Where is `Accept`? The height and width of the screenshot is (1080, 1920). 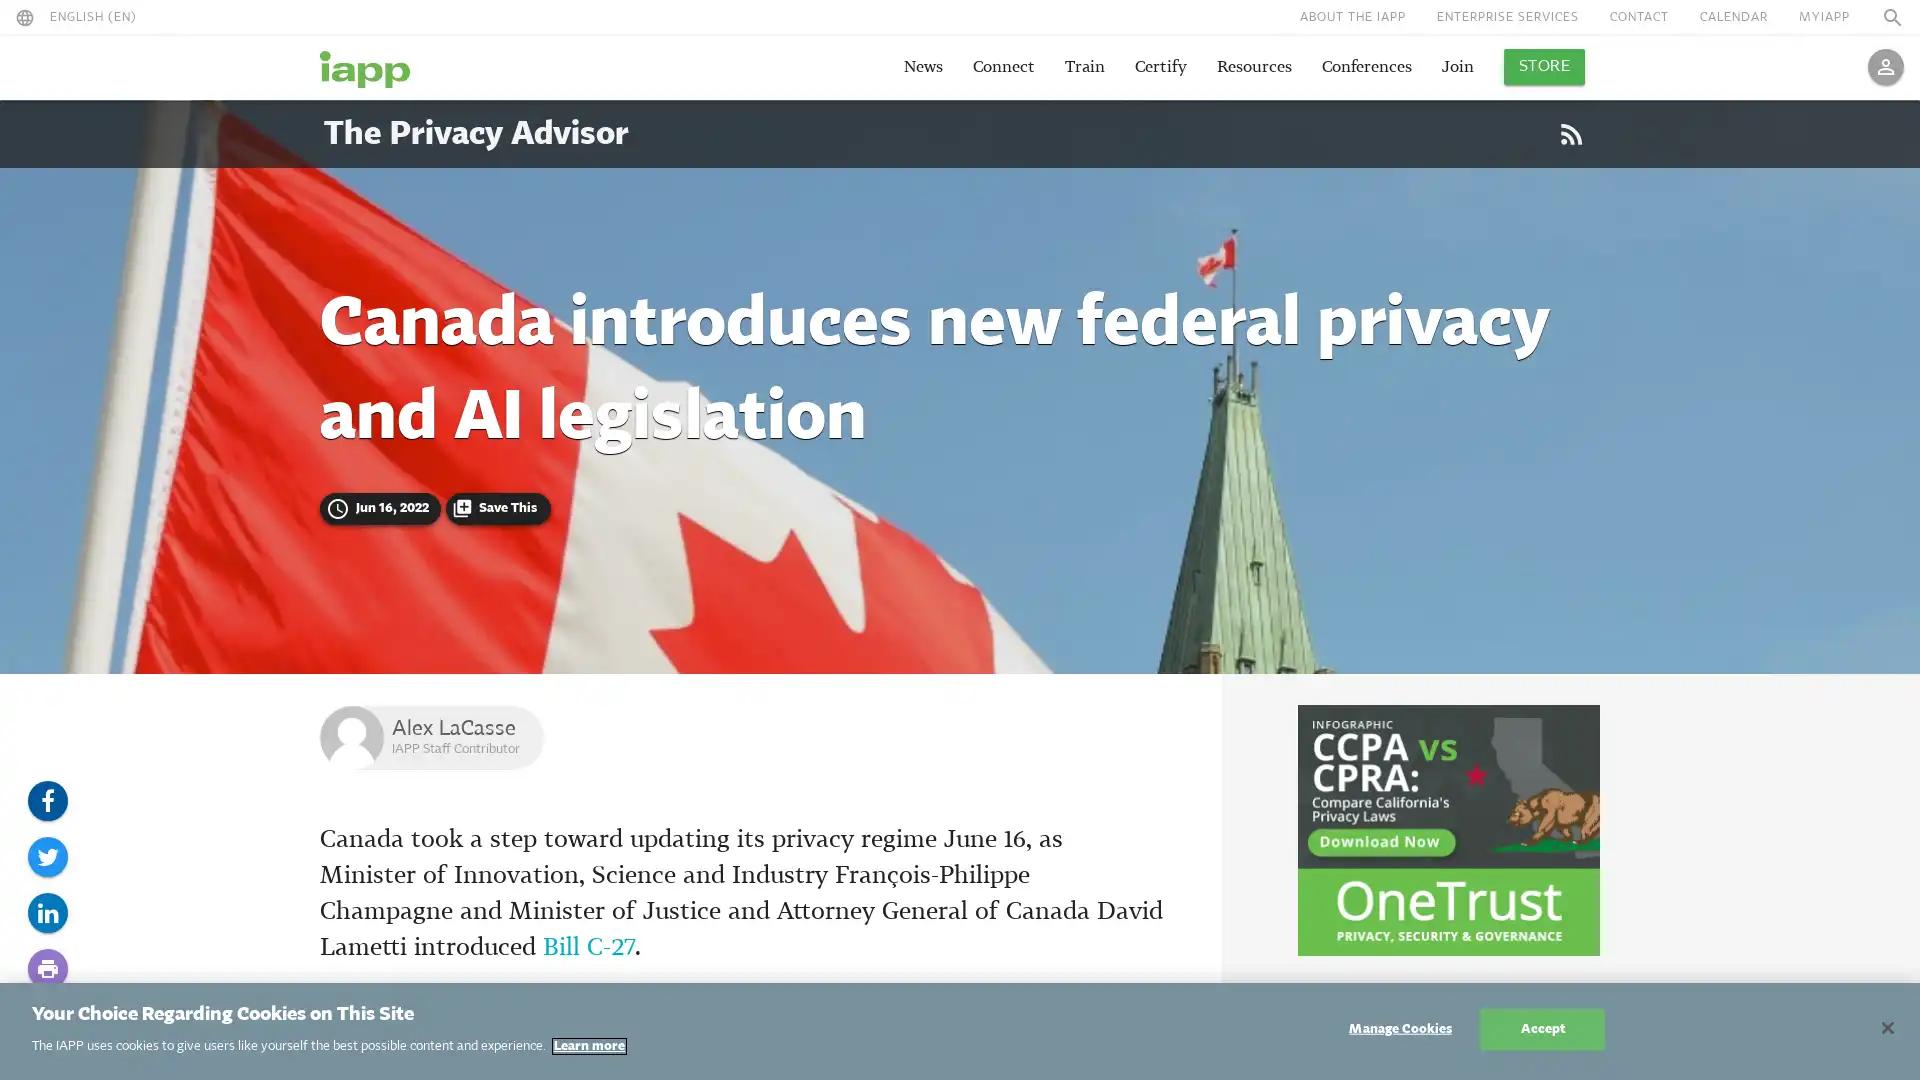 Accept is located at coordinates (1541, 1029).